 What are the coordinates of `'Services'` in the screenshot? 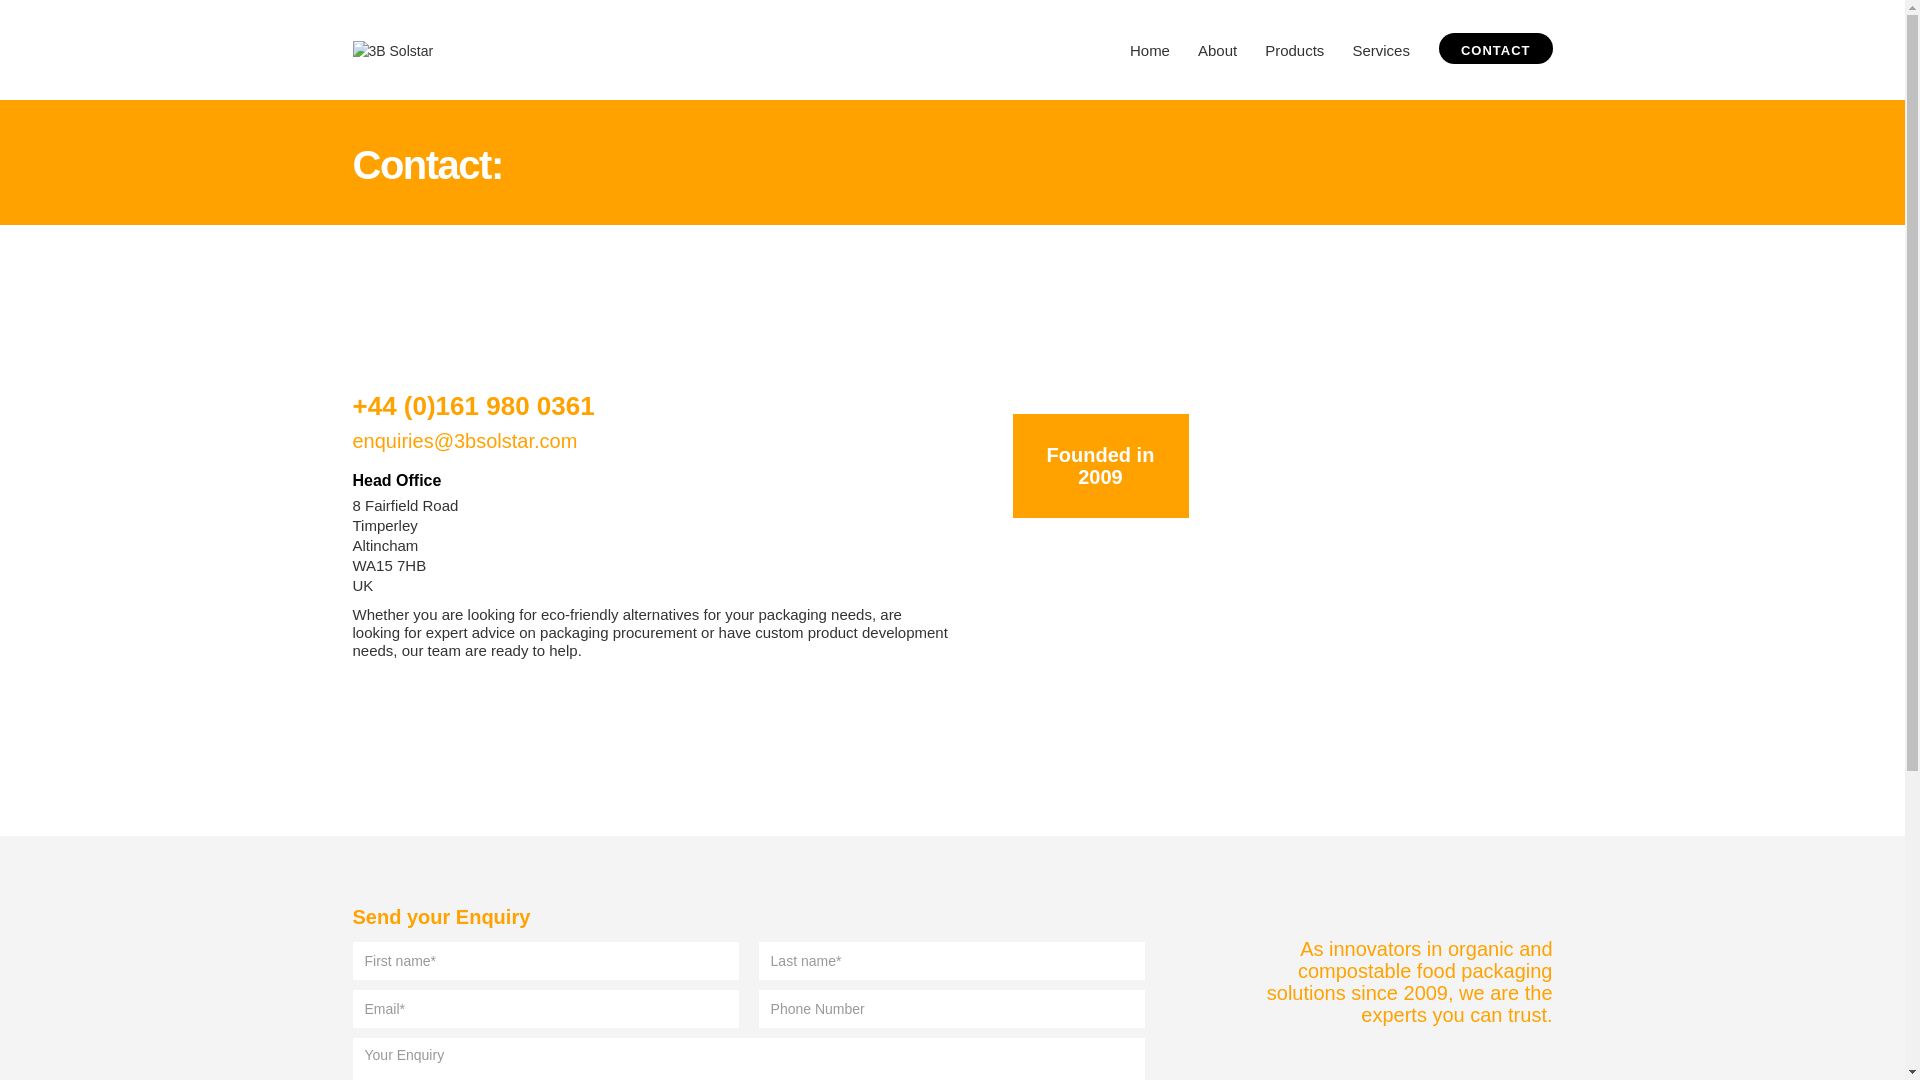 It's located at (1380, 49).